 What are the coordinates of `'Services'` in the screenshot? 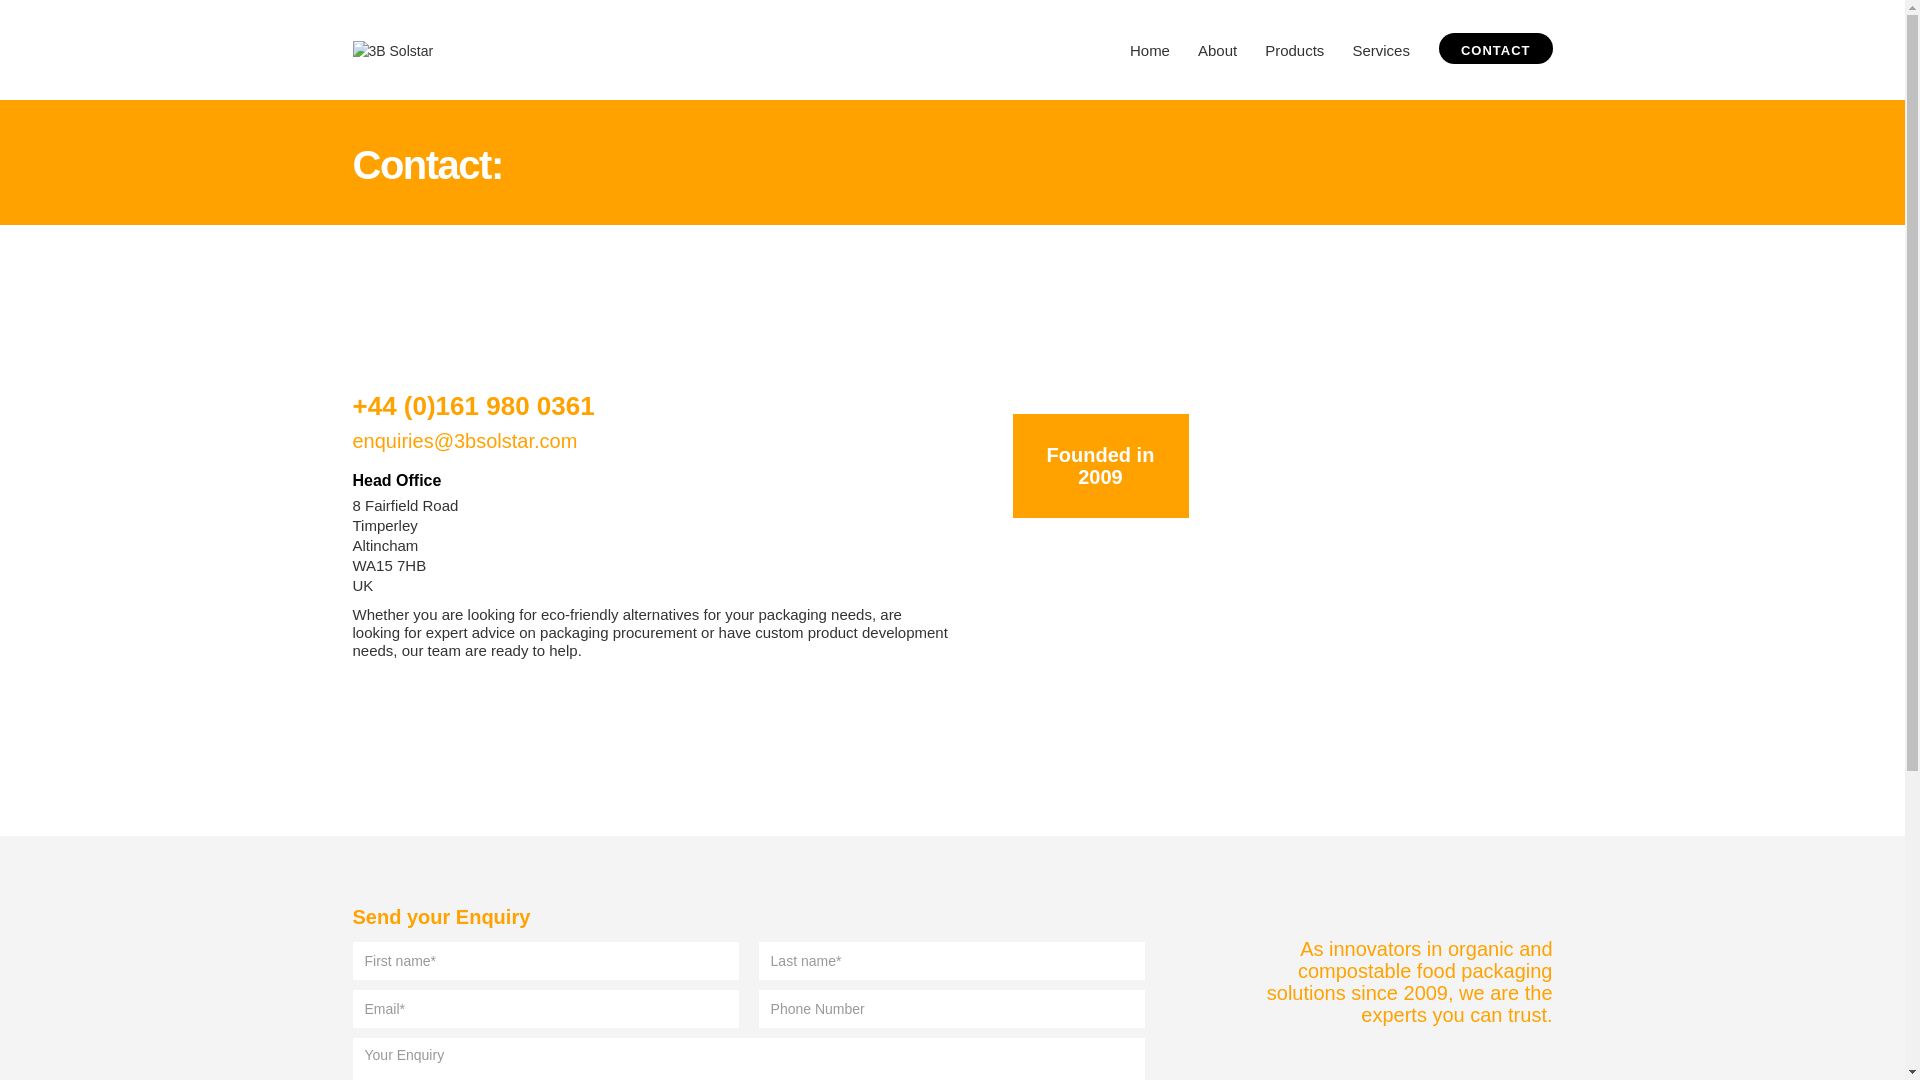 It's located at (1380, 49).